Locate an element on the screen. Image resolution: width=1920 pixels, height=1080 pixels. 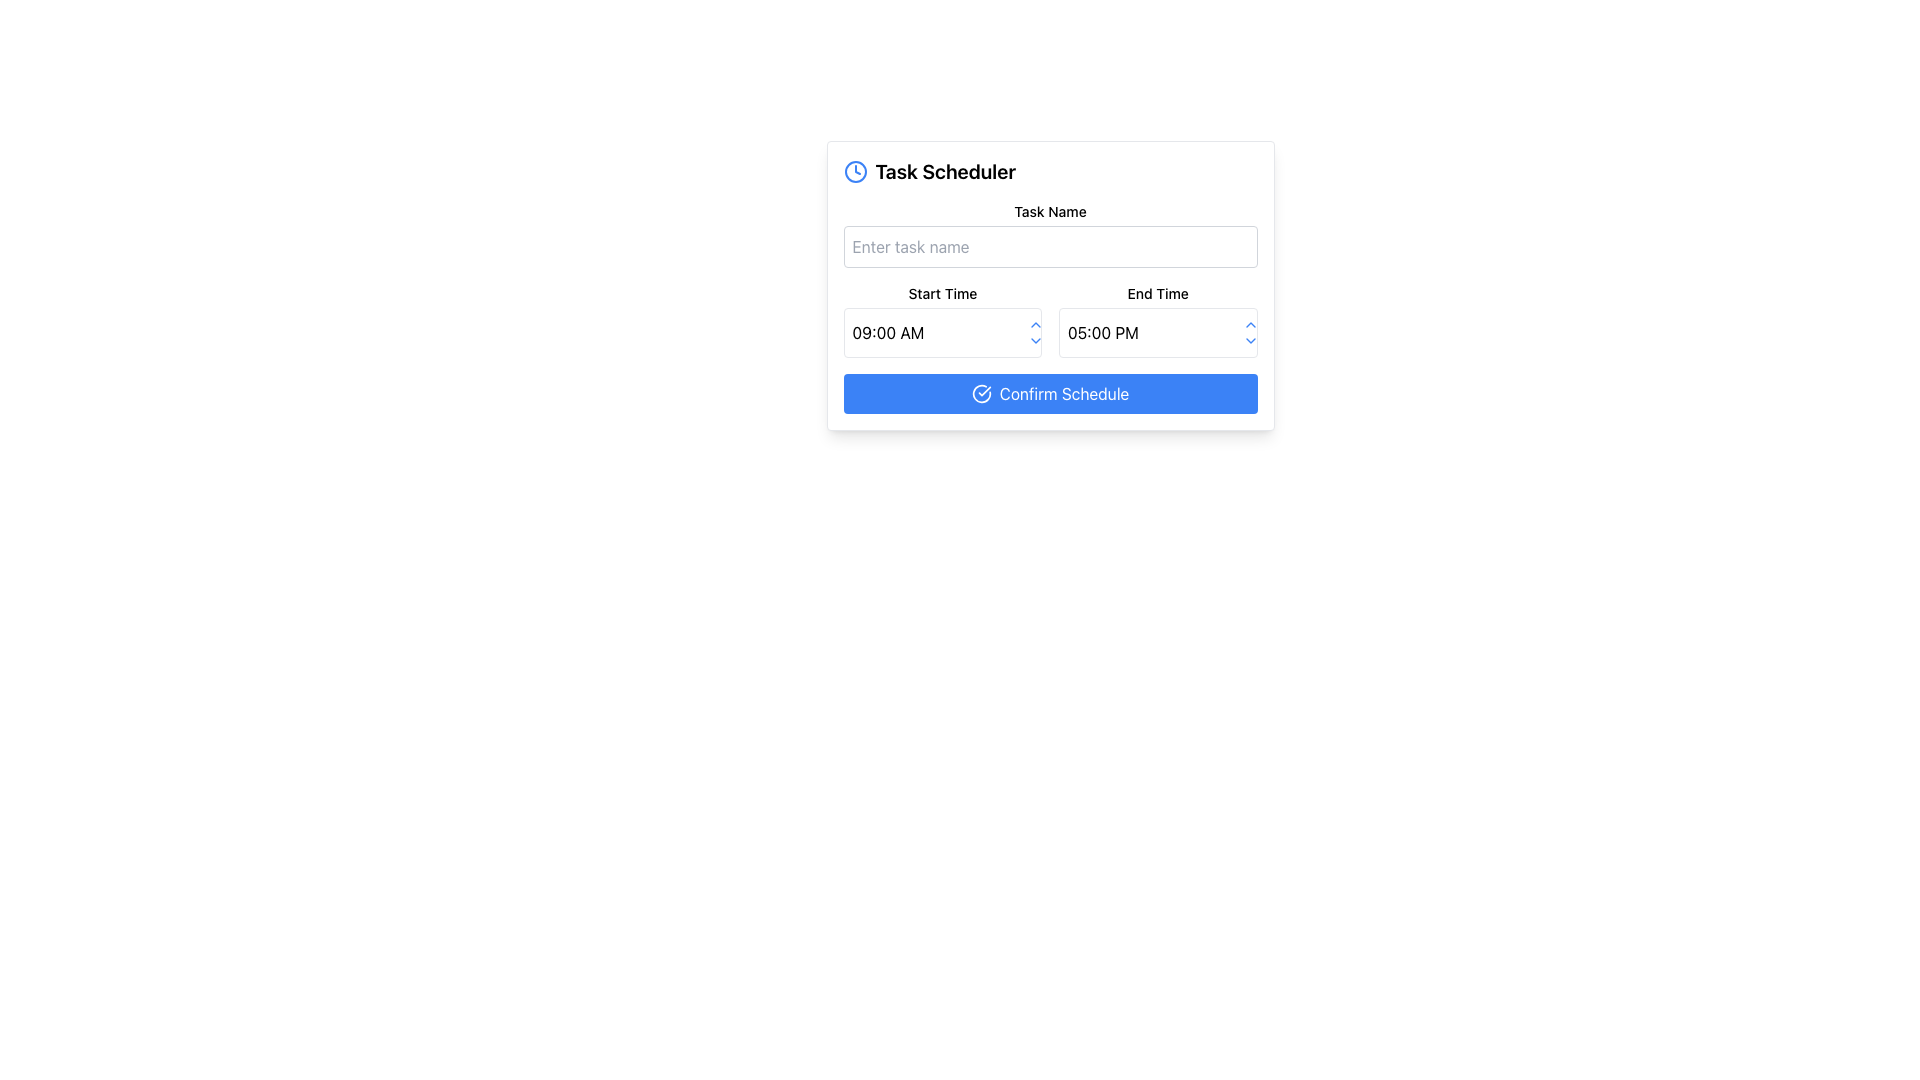
context text from the 'Start Time' label located above the input field in the 'Task Scheduler' card is located at coordinates (941, 293).